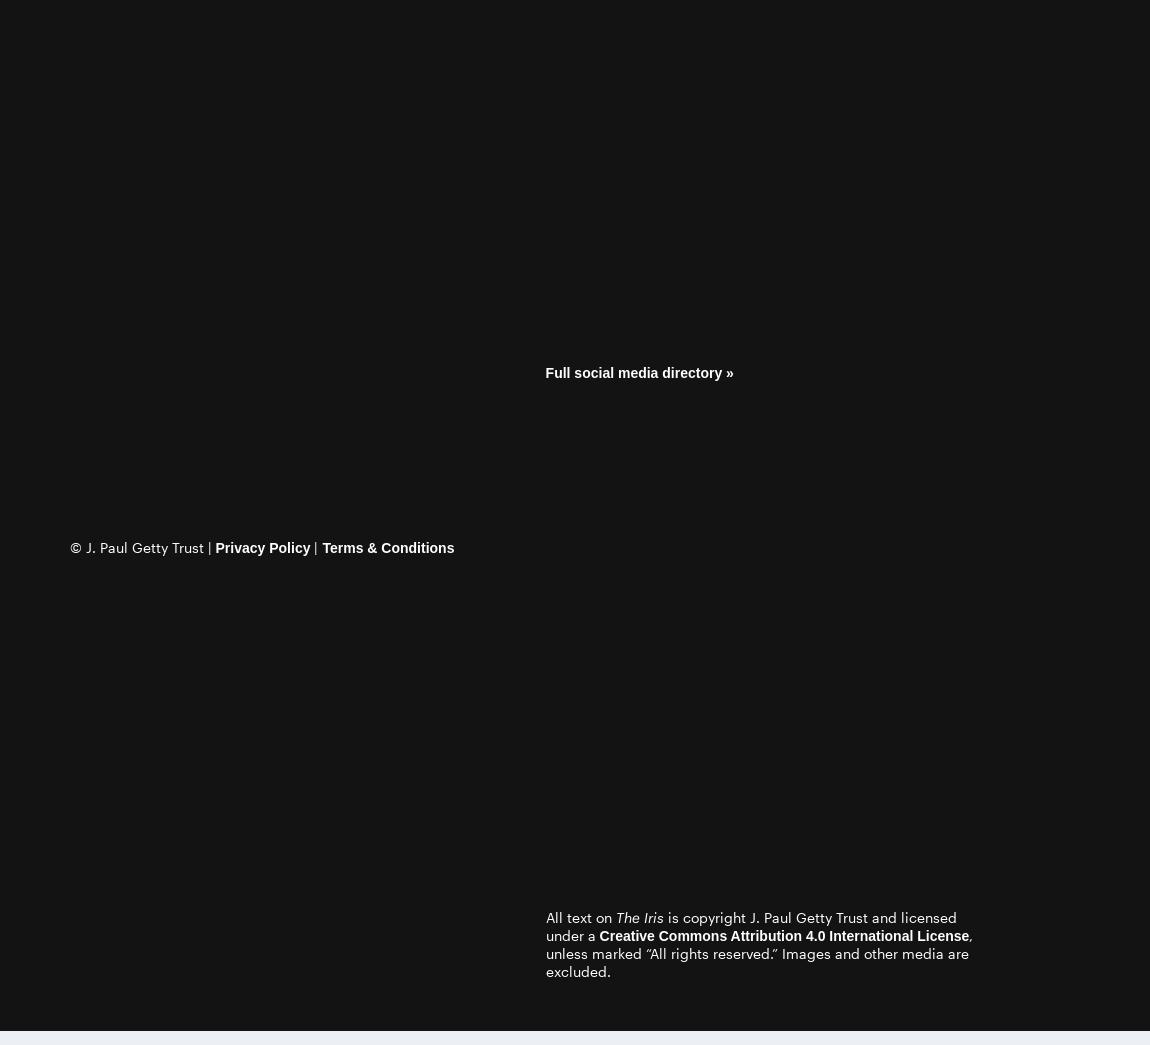 Image resolution: width=1150 pixels, height=1045 pixels. I want to click on 'Creative Commons Attribution 4.0 International License', so click(782, 933).